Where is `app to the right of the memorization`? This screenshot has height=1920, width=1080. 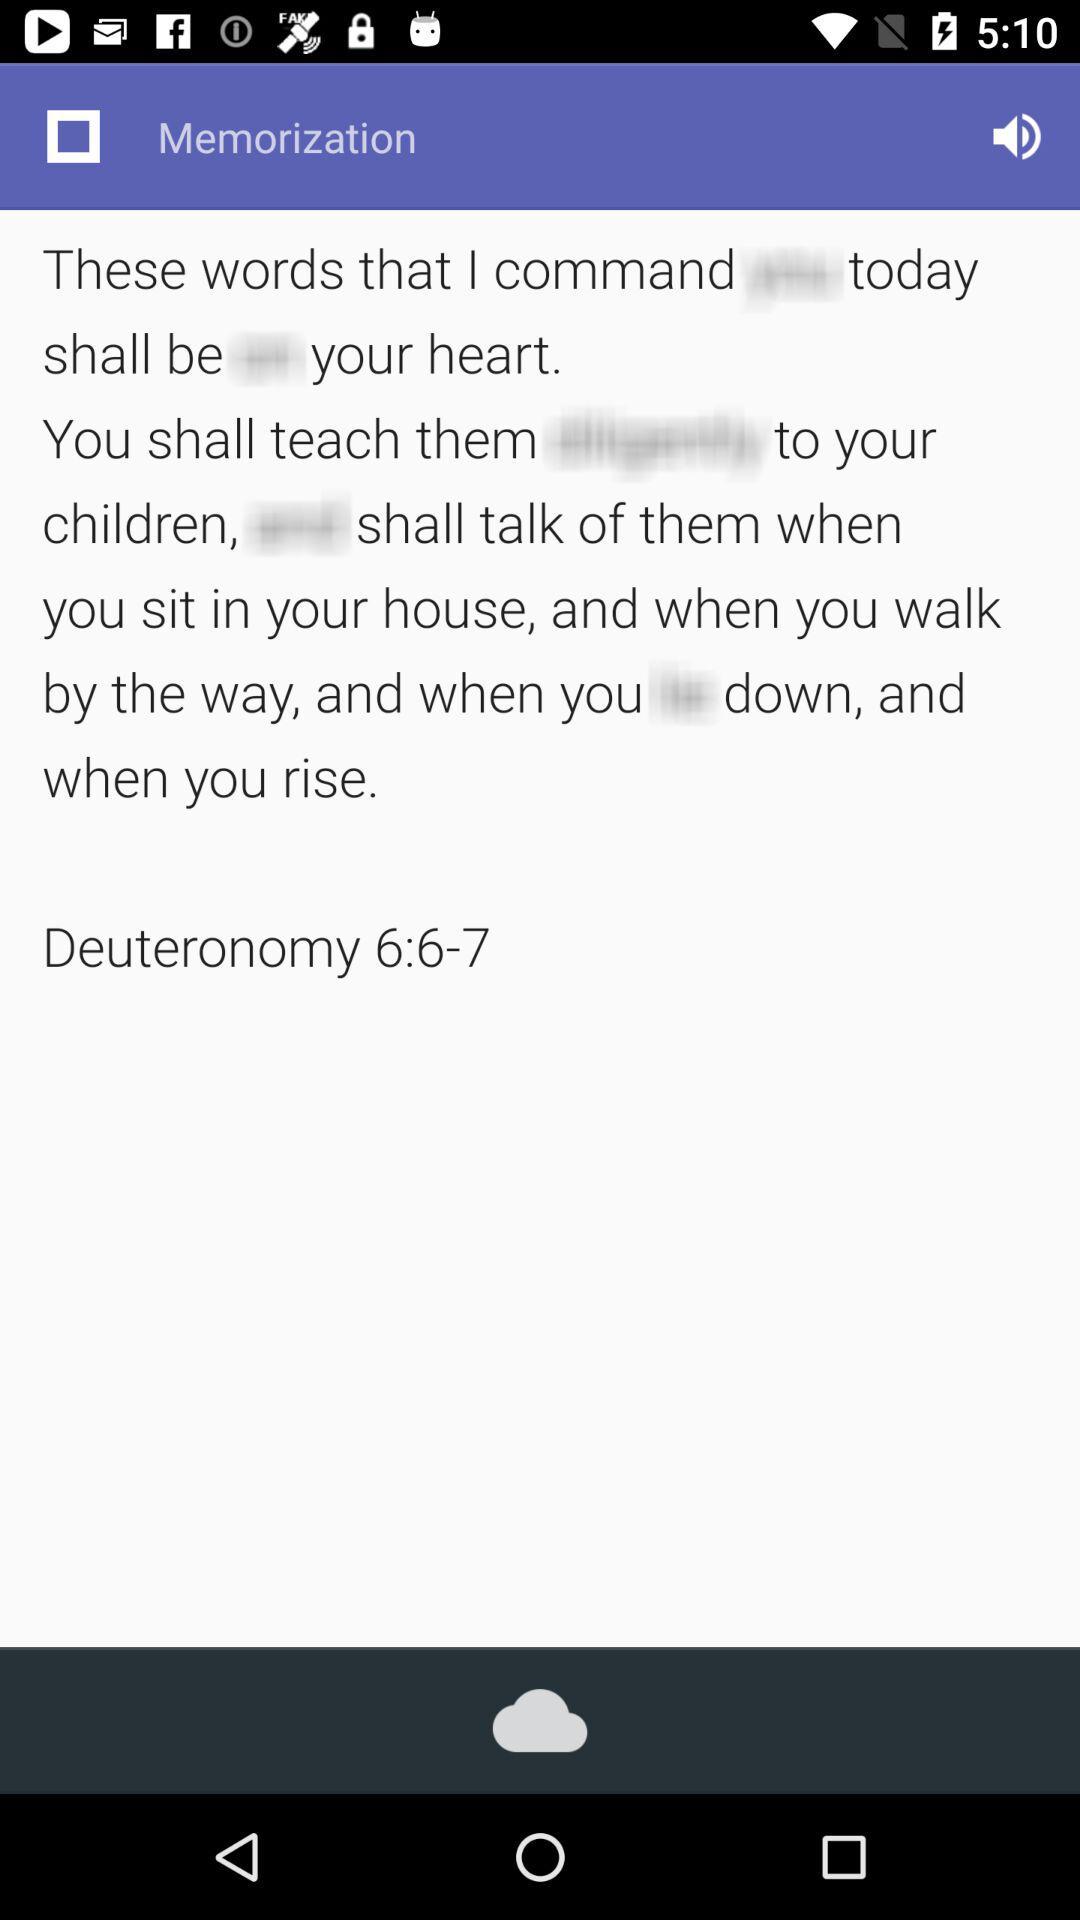 app to the right of the memorization is located at coordinates (1017, 135).